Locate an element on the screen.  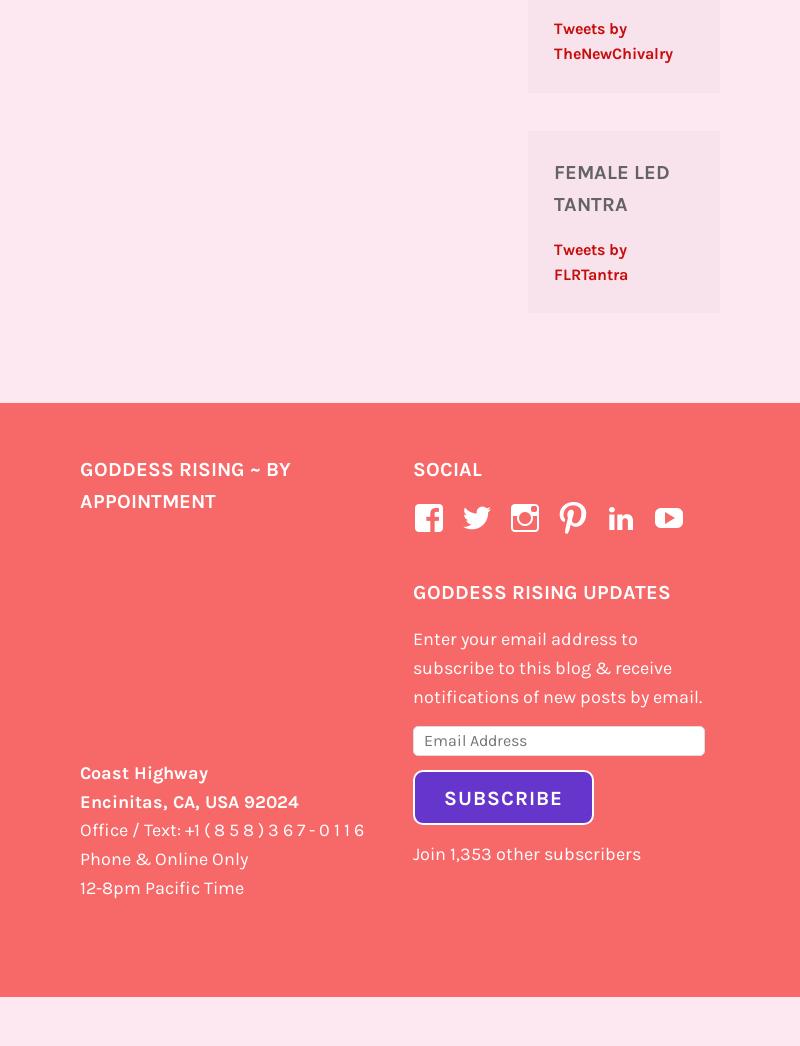
'Tweets by FLRTantra' is located at coordinates (589, 260).